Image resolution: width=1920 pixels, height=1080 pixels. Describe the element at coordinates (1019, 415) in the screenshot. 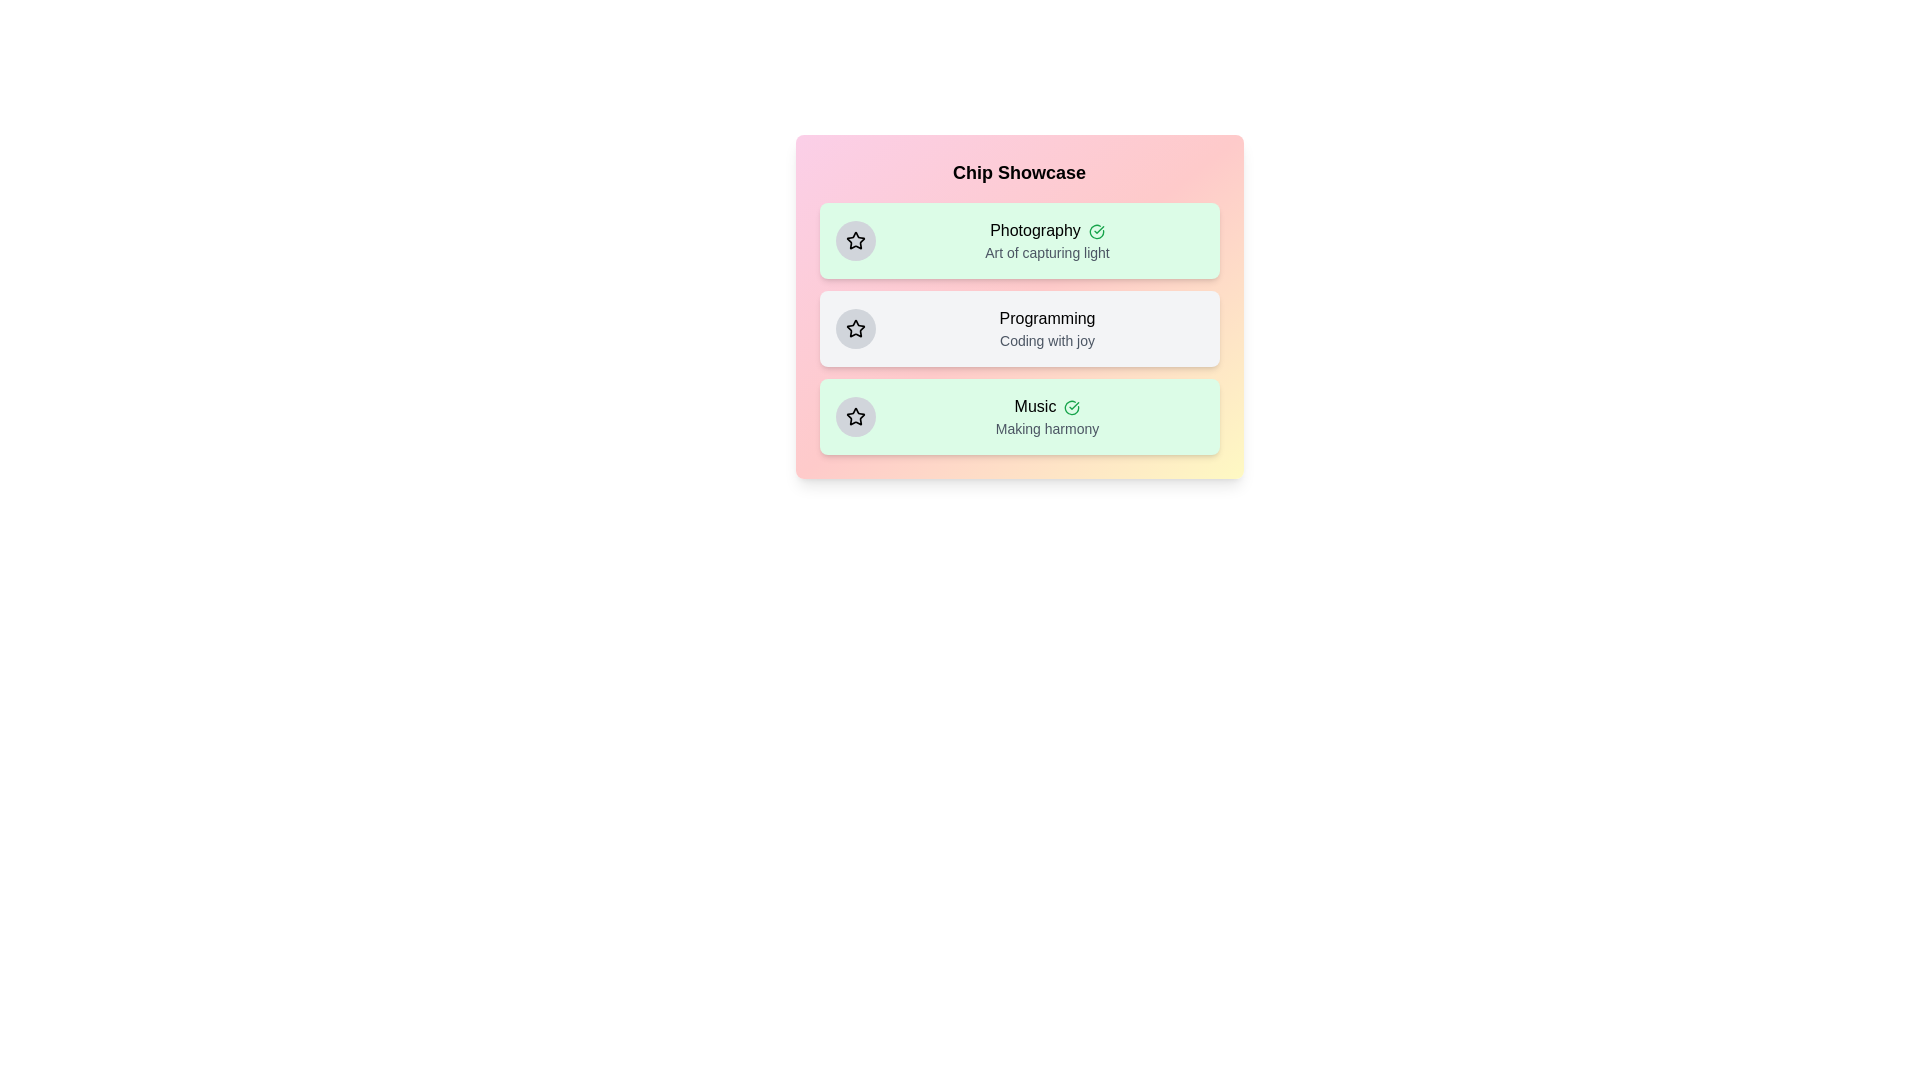

I see `the chip labeled Music` at that location.